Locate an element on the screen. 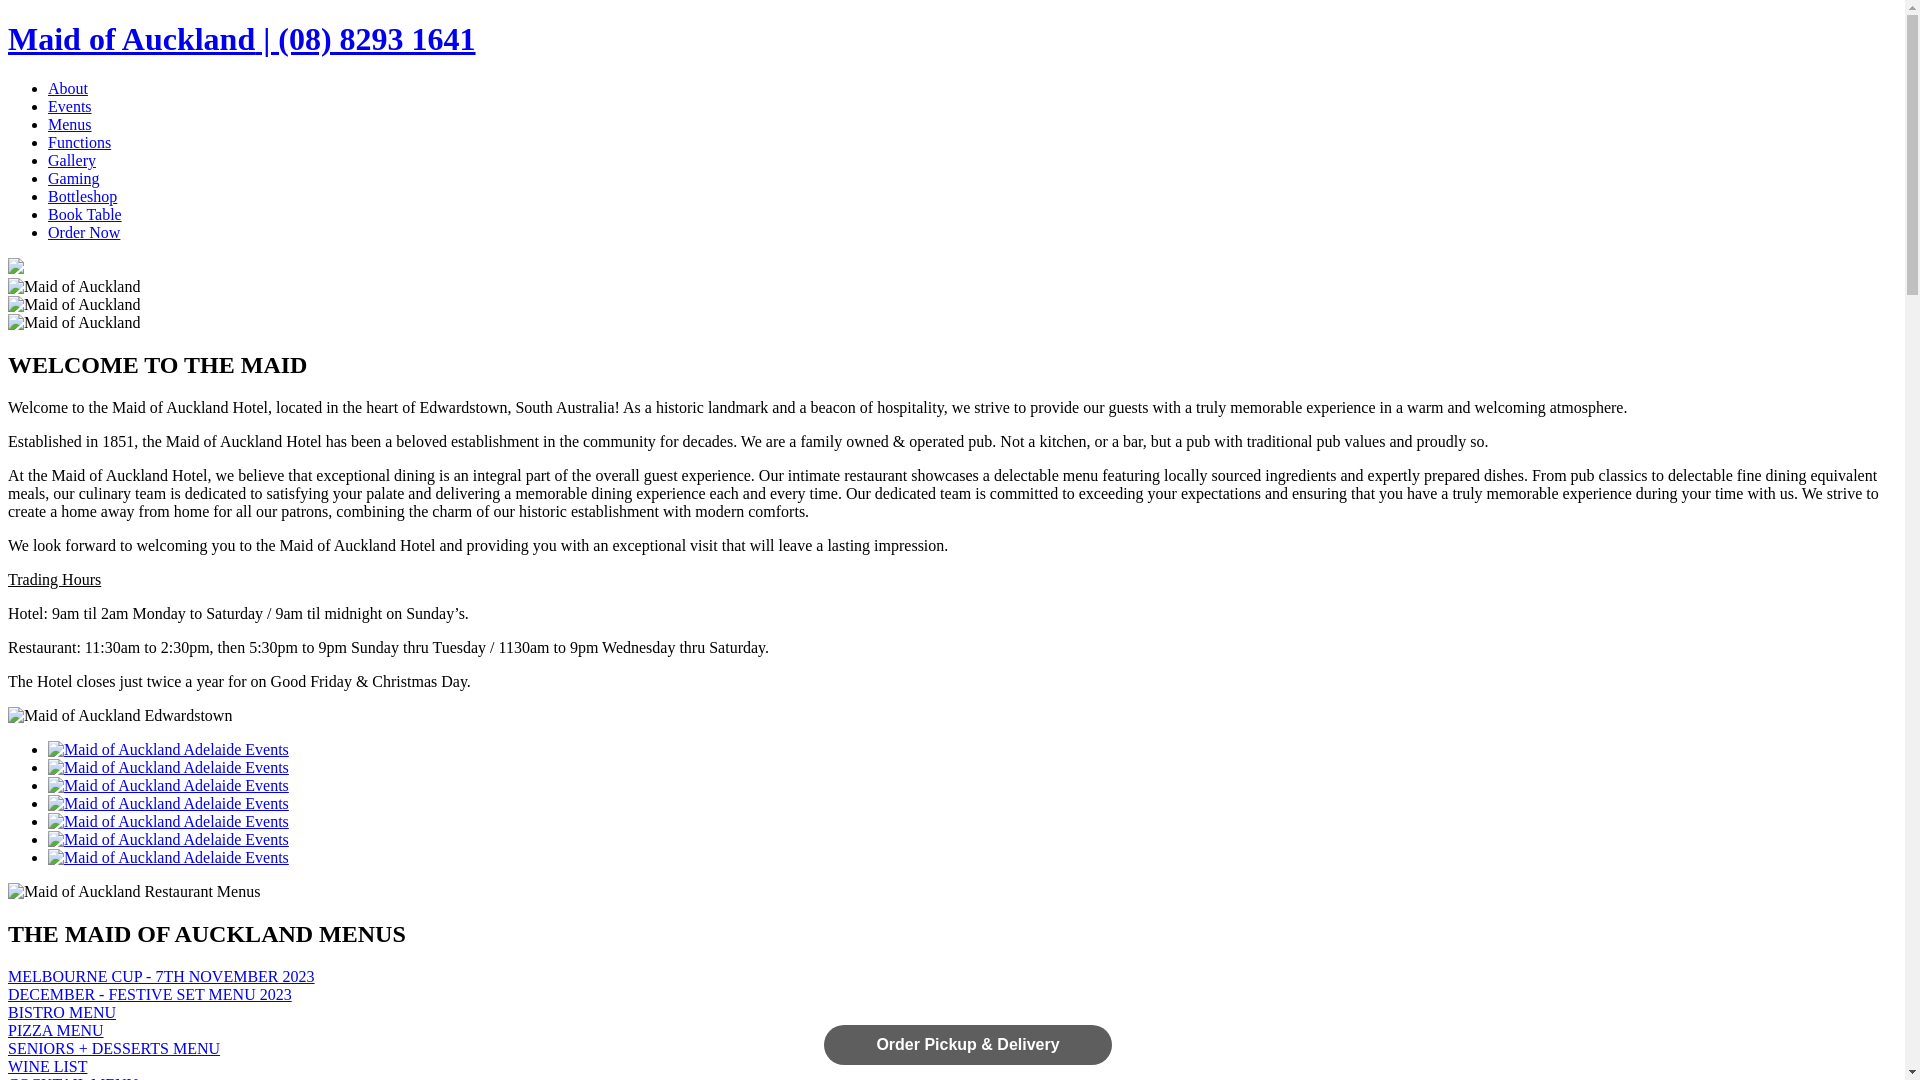 The width and height of the screenshot is (1920, 1080). 'Maid of Auckland | (08) 8293 1641' is located at coordinates (240, 38).